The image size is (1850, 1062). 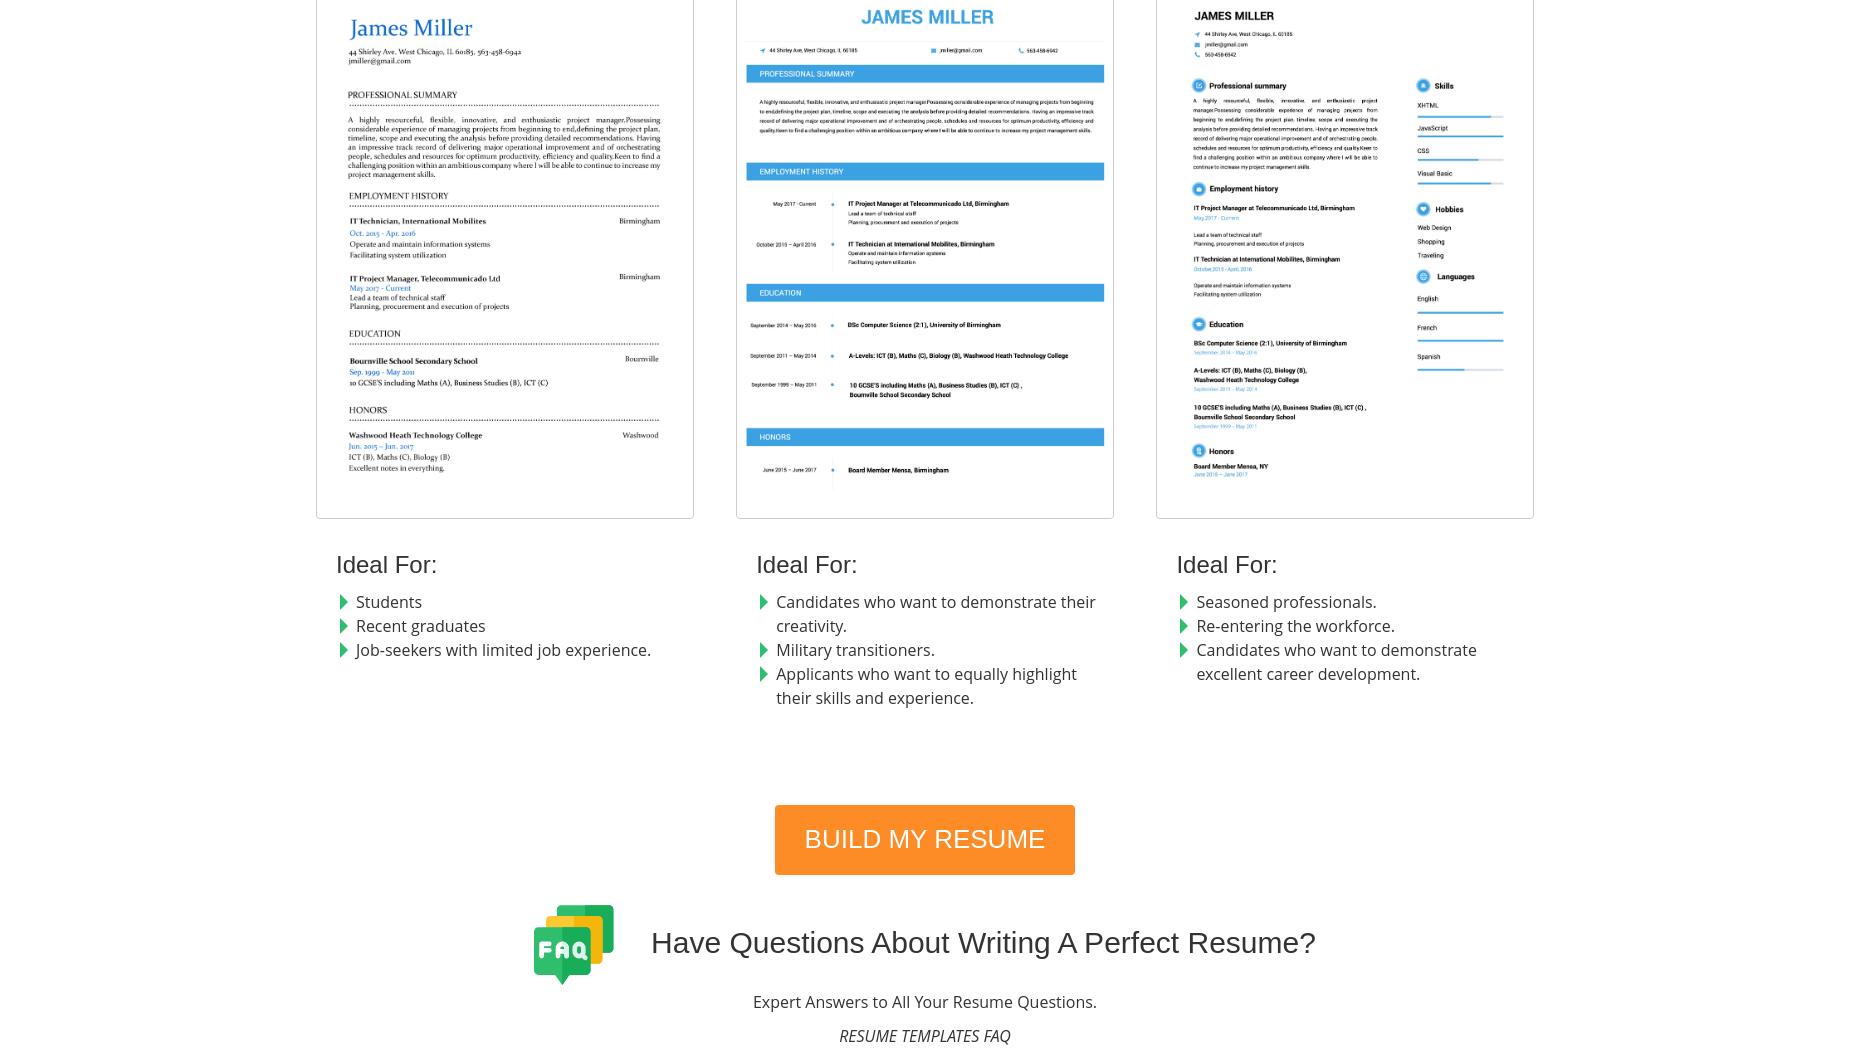 I want to click on 'Candidates who want to demonstrate excellent career development.', so click(x=1195, y=660).